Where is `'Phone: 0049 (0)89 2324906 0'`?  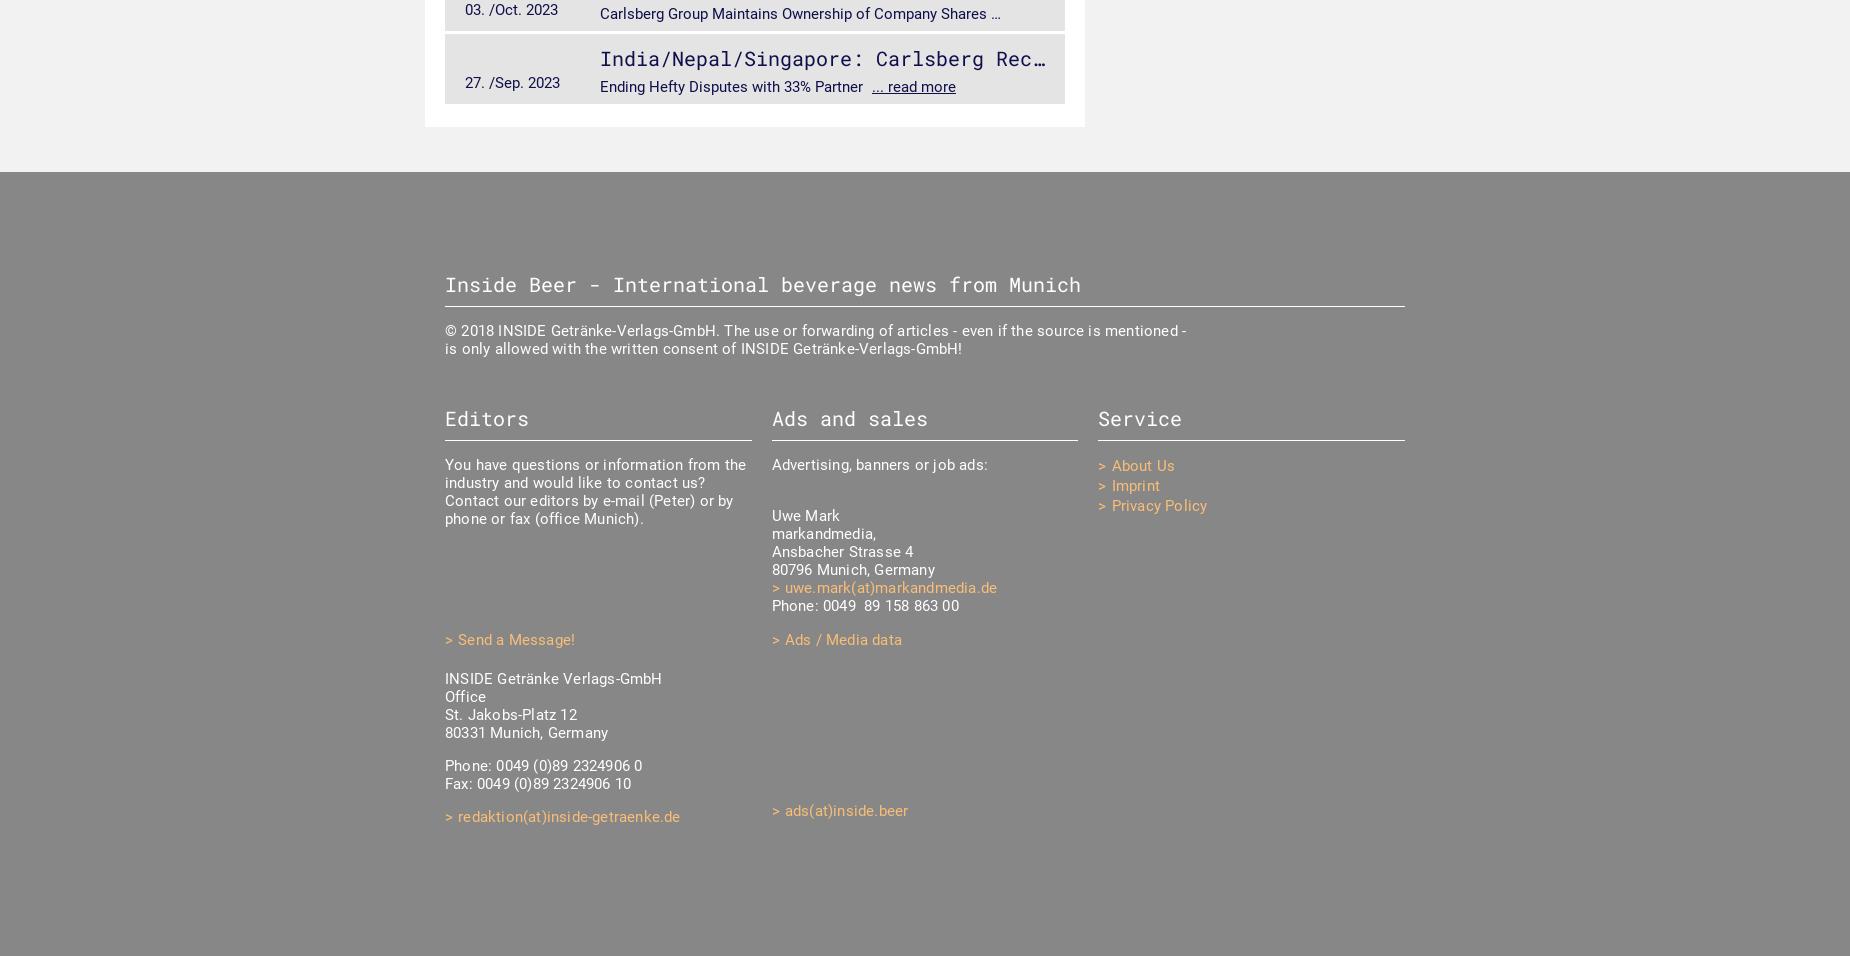
'Phone: 0049 (0)89 2324906 0' is located at coordinates (543, 765).